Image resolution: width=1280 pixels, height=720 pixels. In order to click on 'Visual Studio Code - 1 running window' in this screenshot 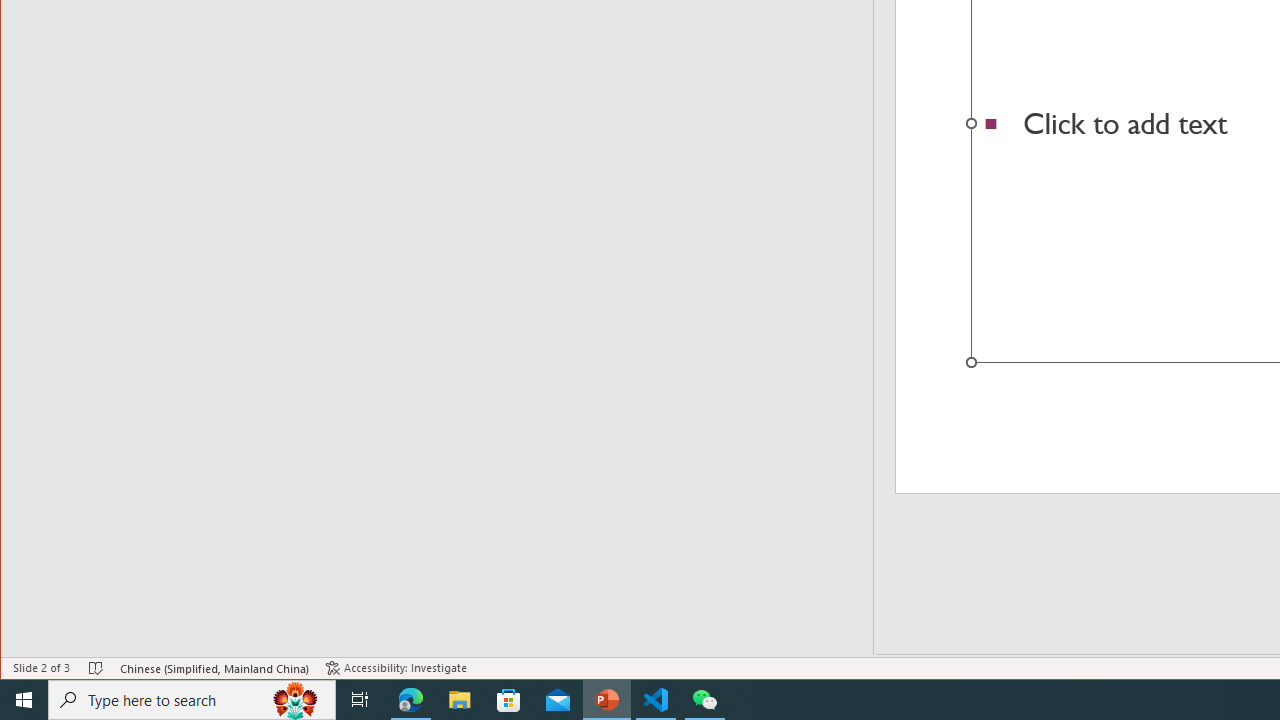, I will do `click(656, 698)`.